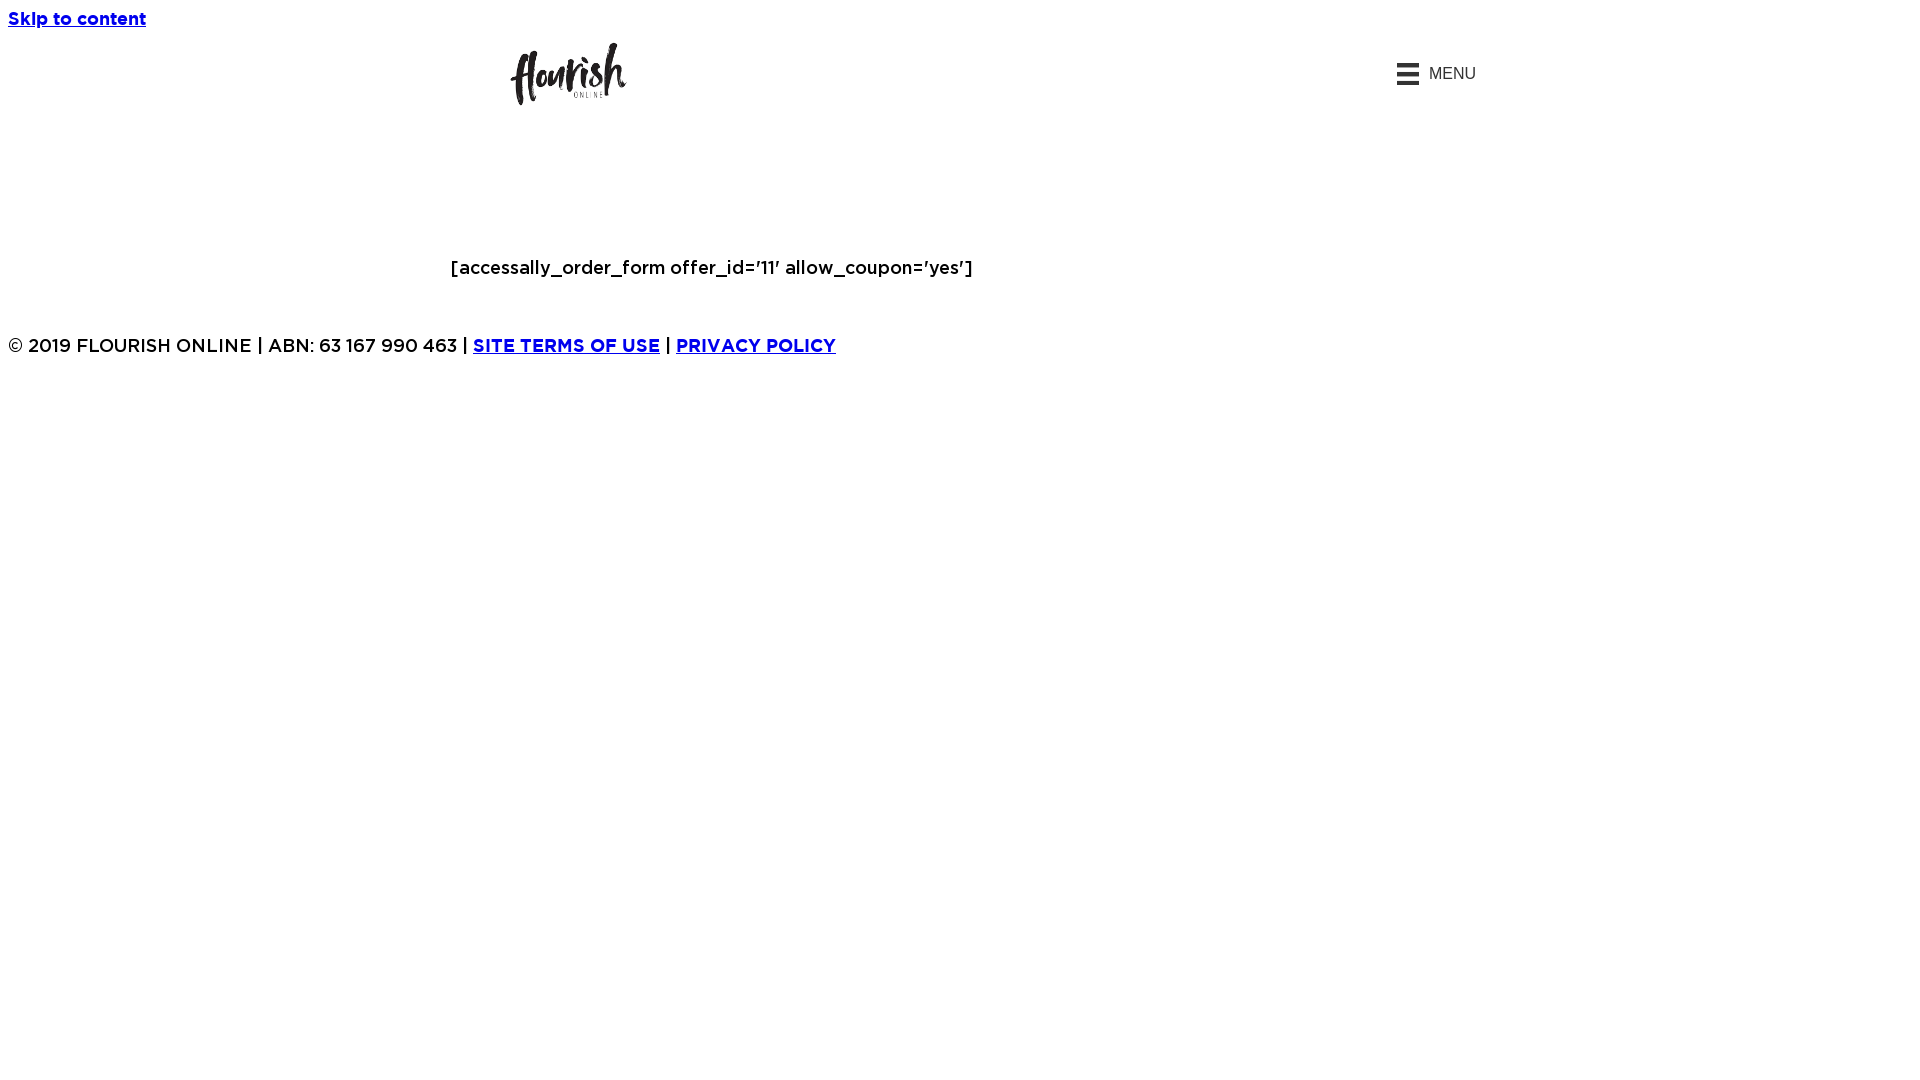 The width and height of the screenshot is (1920, 1080). I want to click on 'PRIVACY POLICY', so click(676, 346).